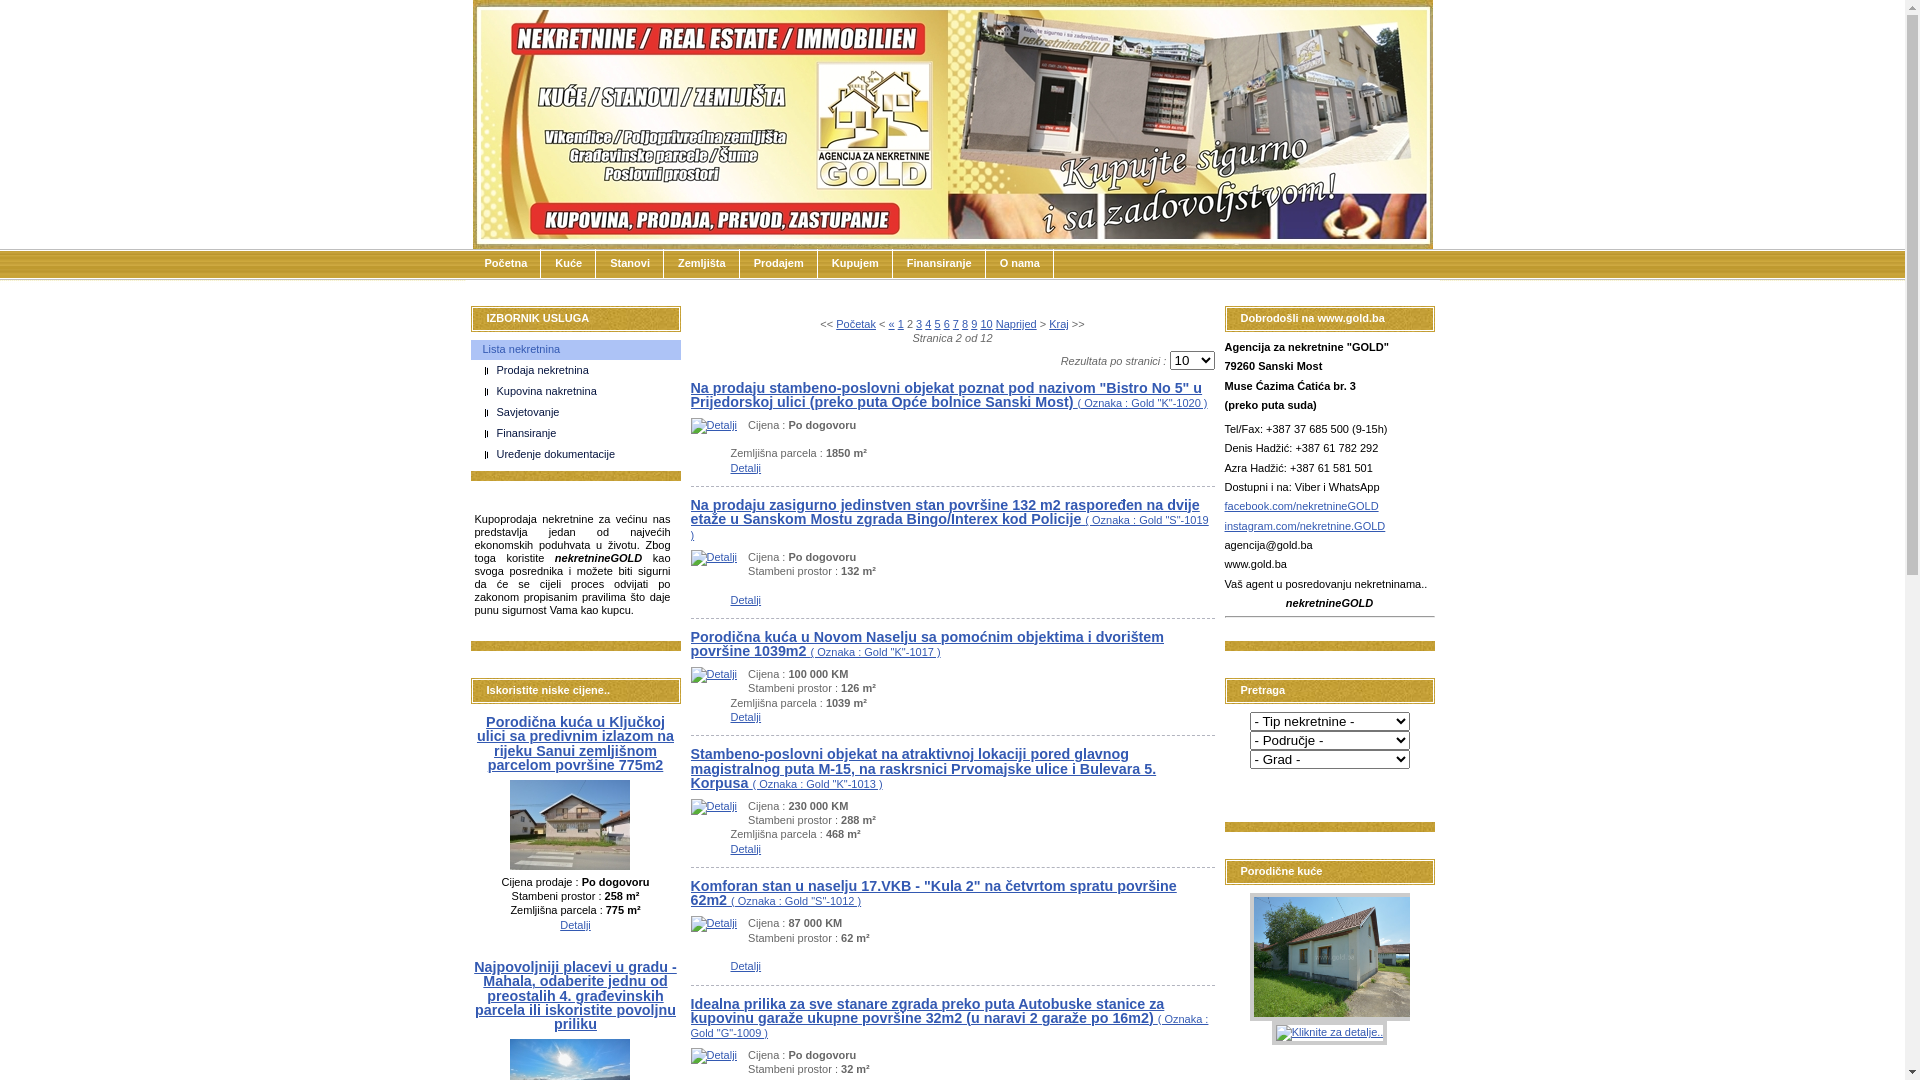  I want to click on 'Detalji', so click(744, 599).